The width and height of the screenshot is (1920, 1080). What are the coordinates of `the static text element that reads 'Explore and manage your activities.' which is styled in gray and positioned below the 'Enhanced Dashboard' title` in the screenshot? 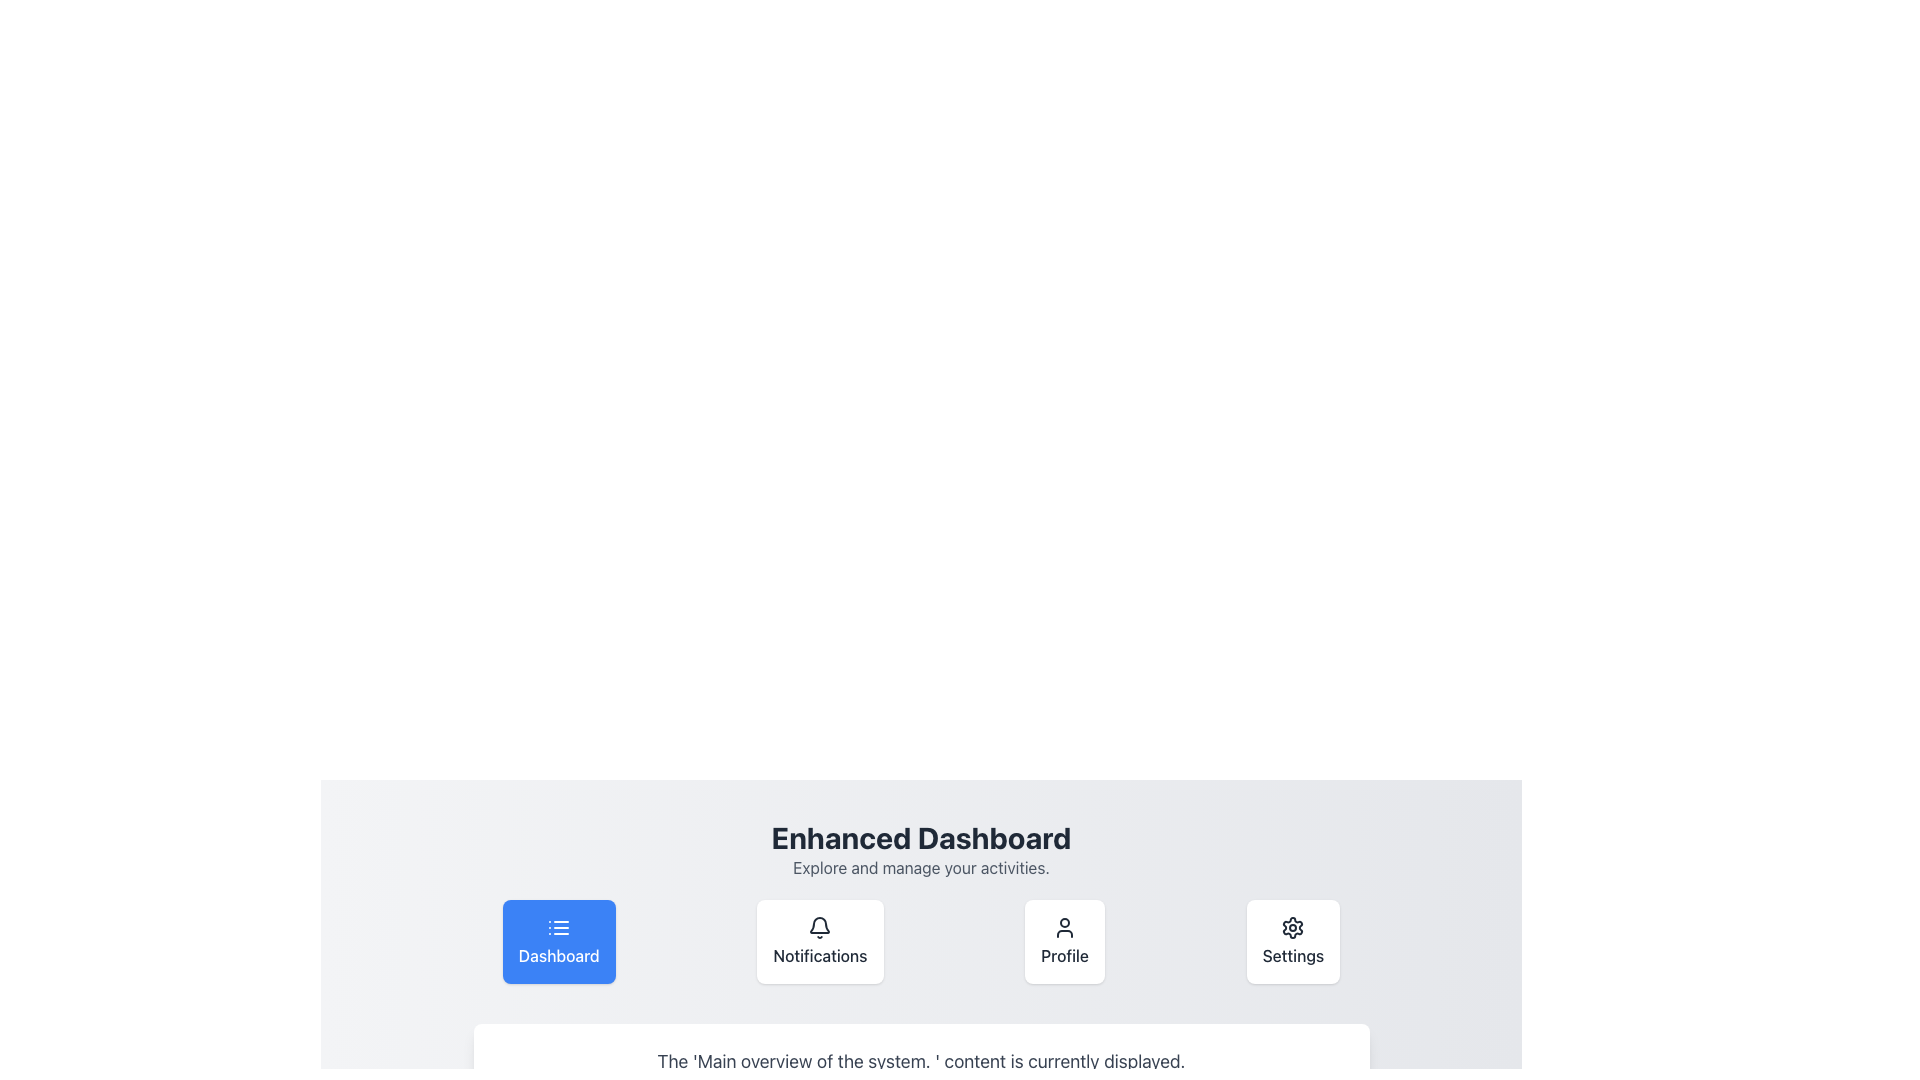 It's located at (920, 866).